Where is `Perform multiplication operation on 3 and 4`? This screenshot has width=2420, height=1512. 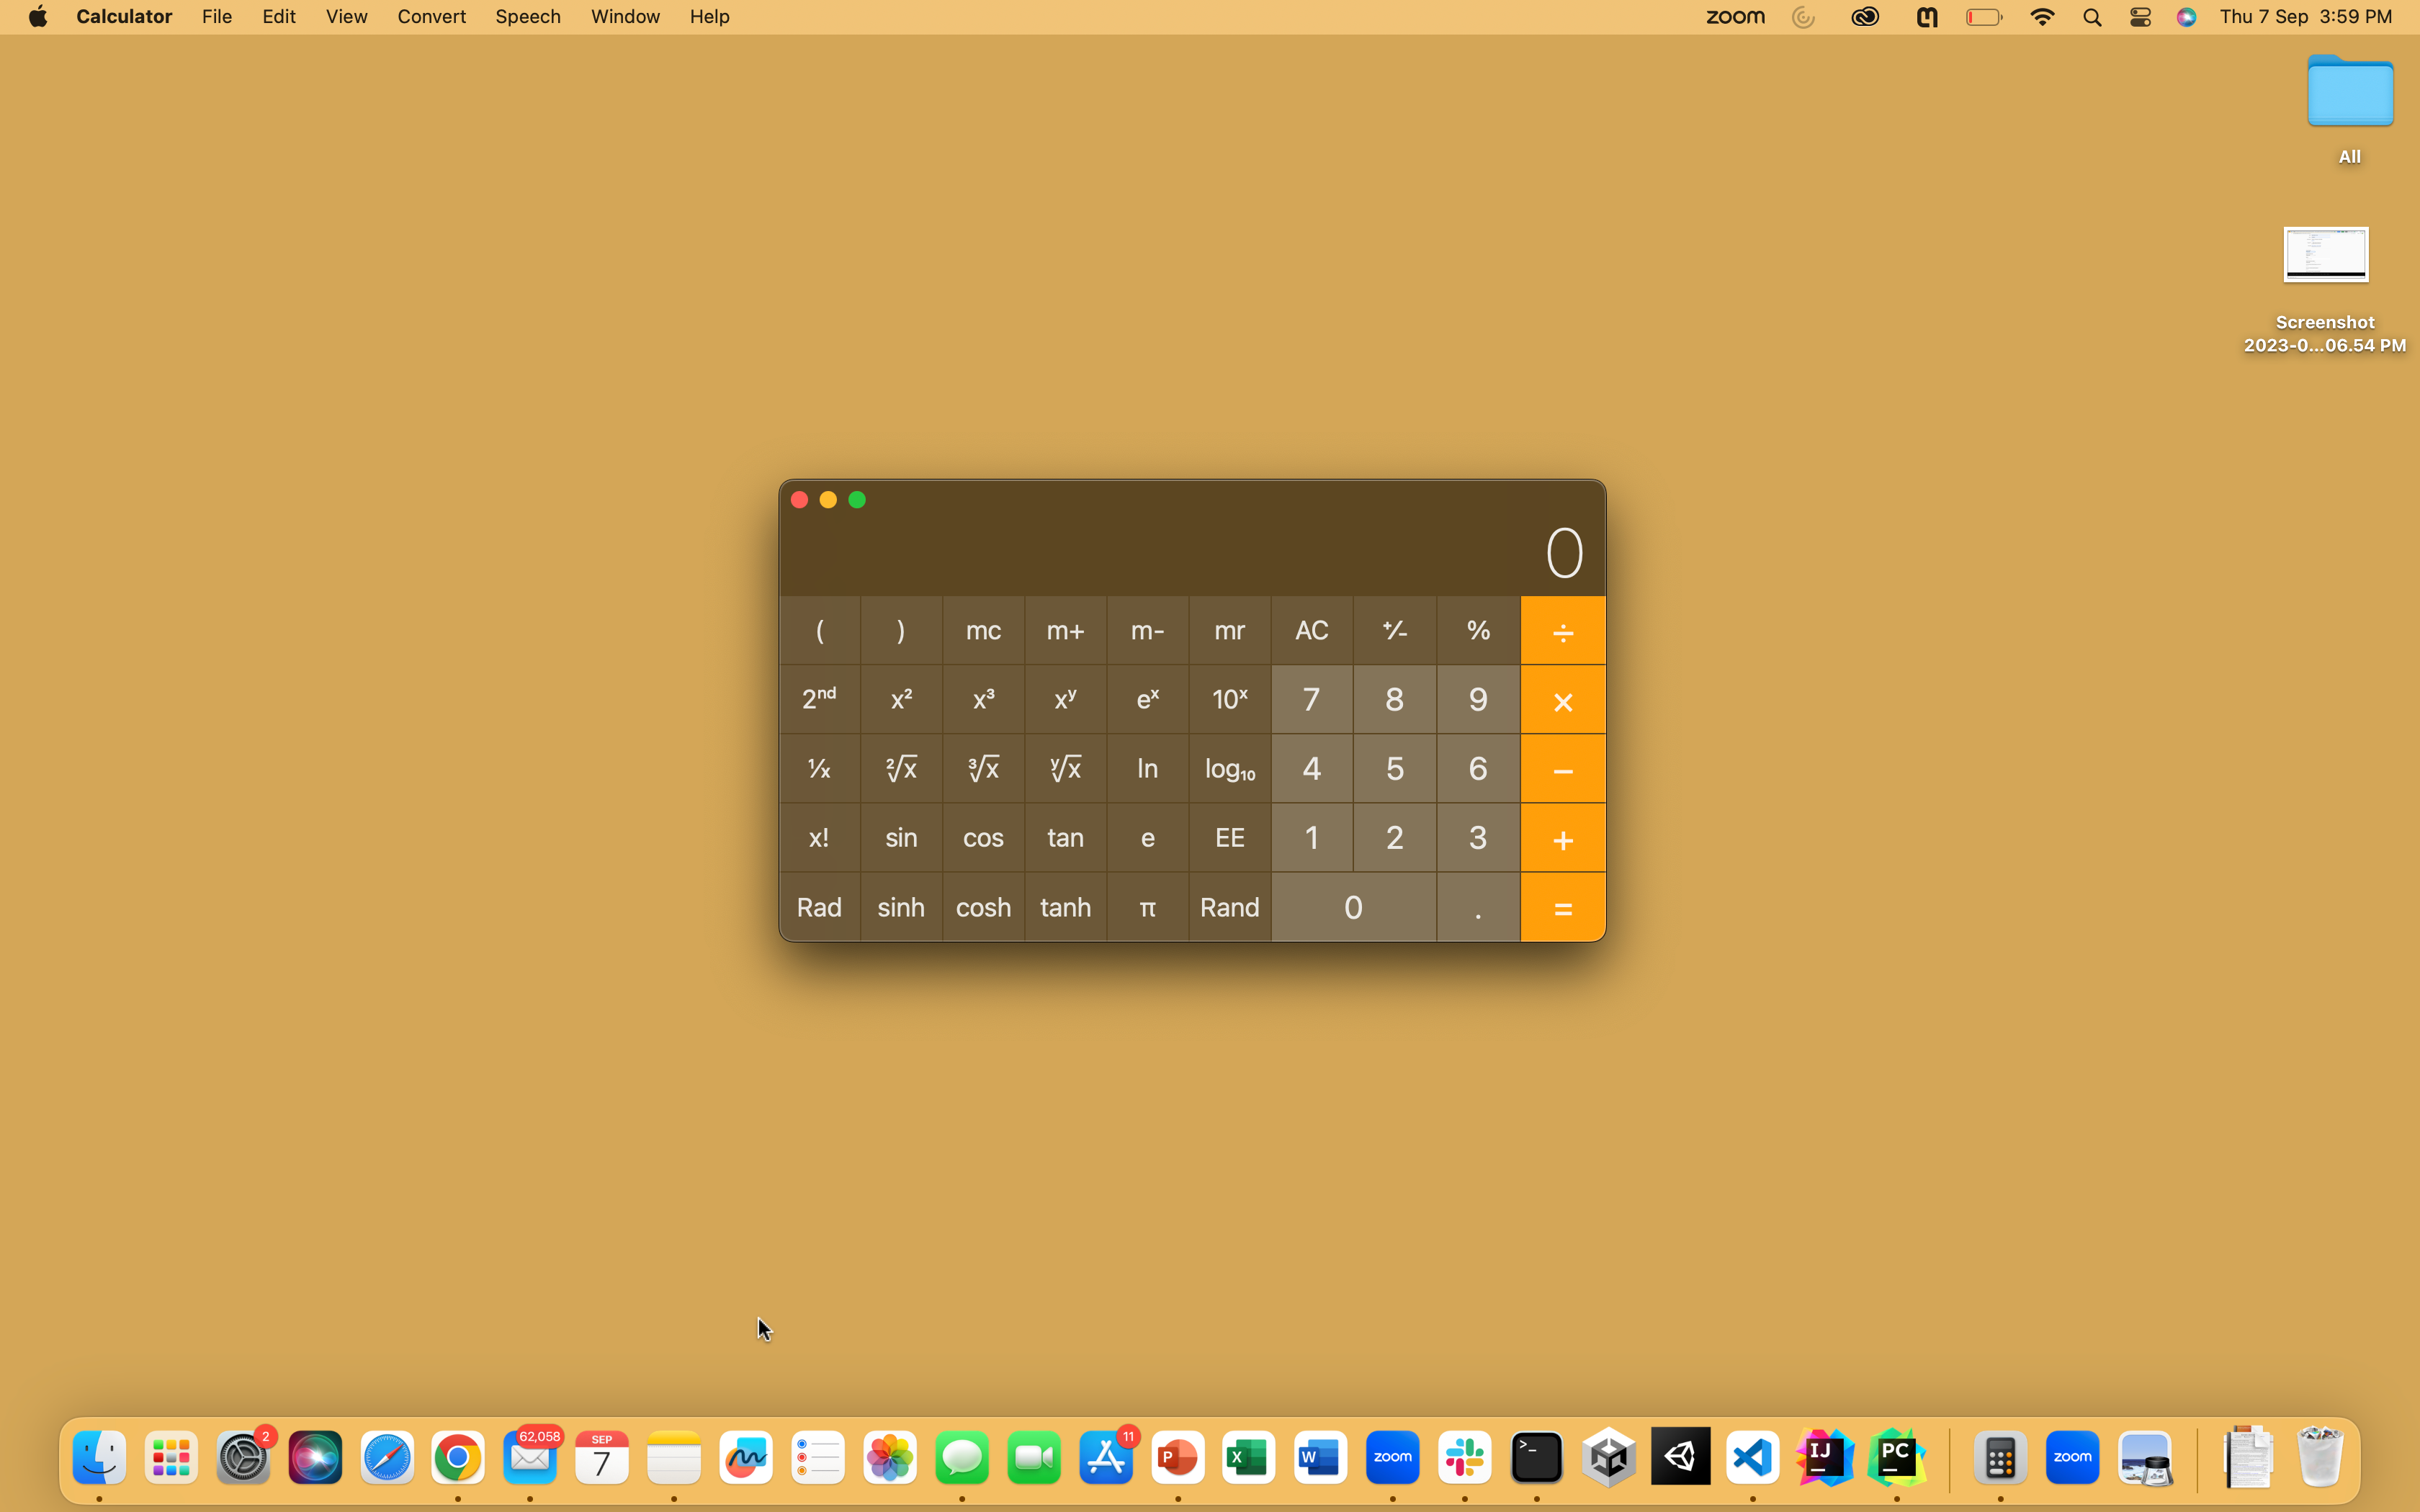 Perform multiplication operation on 3 and 4 is located at coordinates (1479, 835).